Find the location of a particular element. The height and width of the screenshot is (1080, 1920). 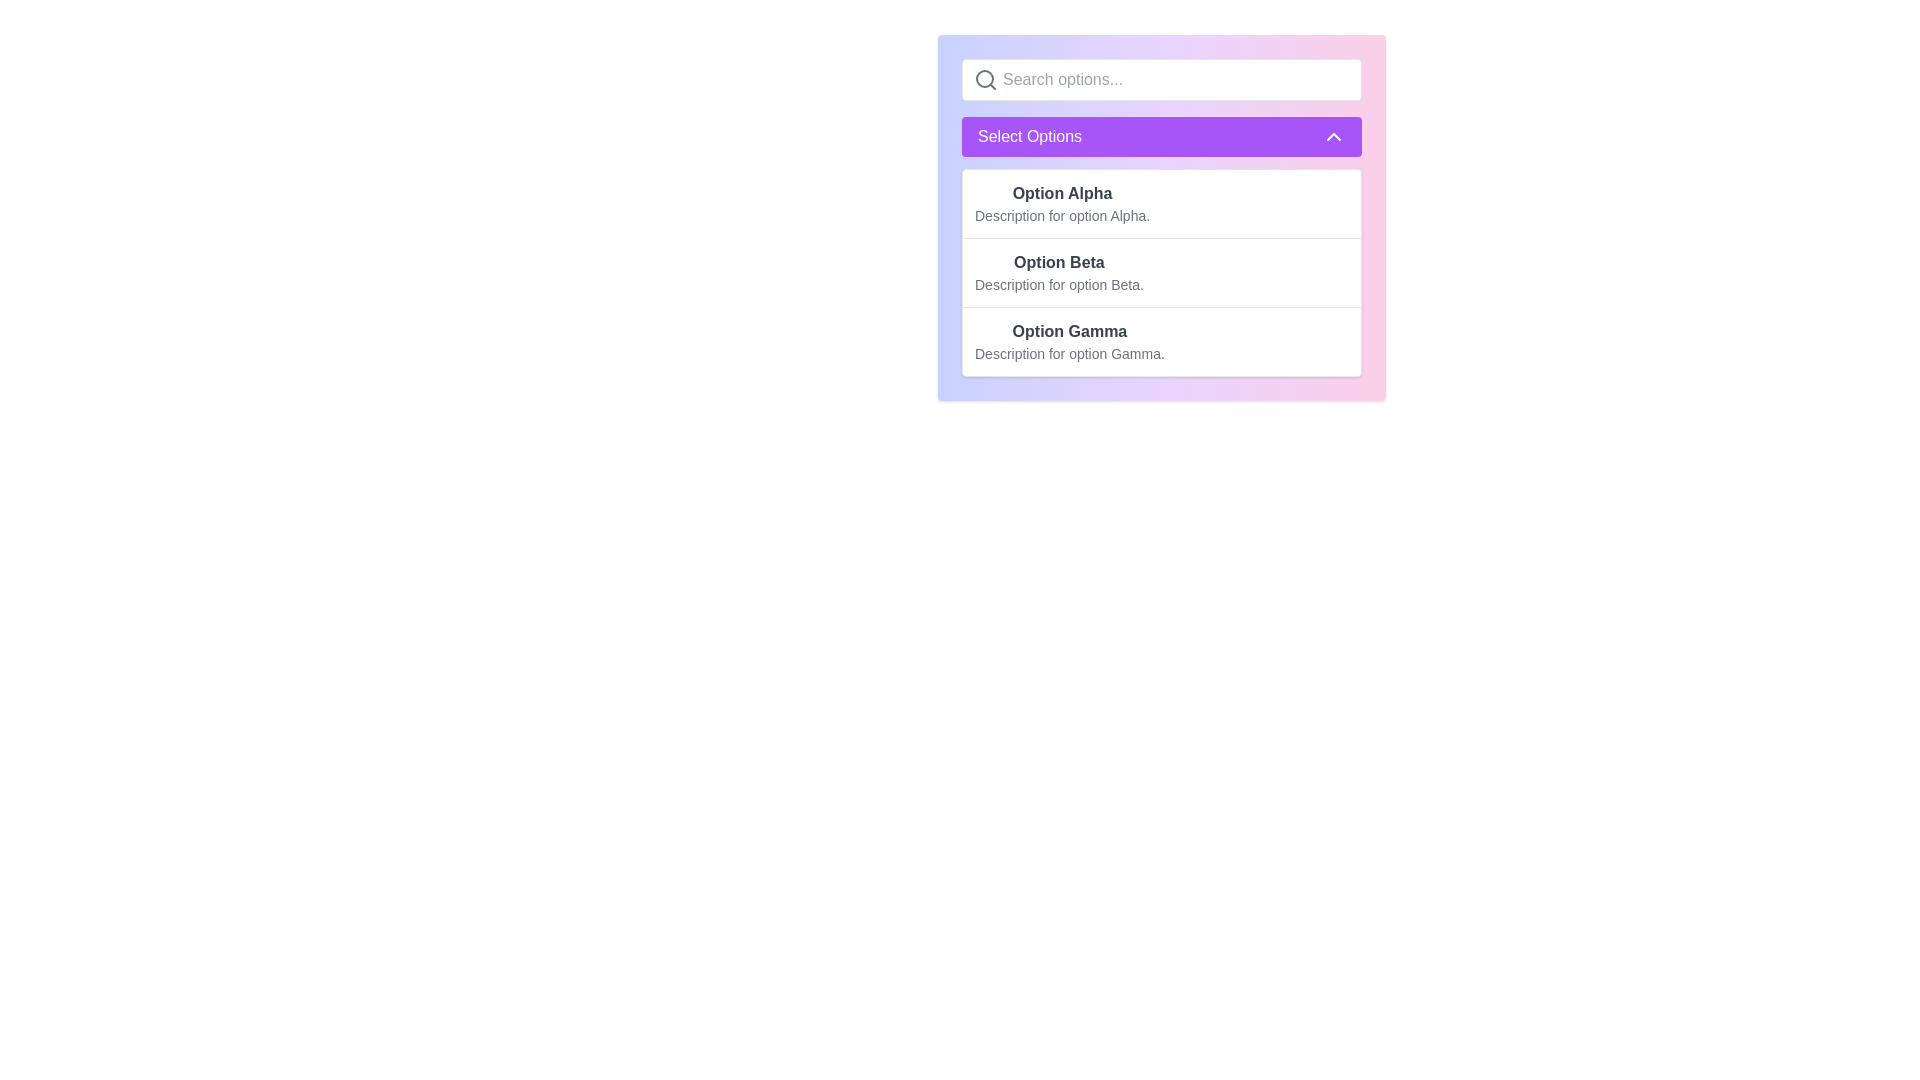

the first selectable option is located at coordinates (1061, 204).